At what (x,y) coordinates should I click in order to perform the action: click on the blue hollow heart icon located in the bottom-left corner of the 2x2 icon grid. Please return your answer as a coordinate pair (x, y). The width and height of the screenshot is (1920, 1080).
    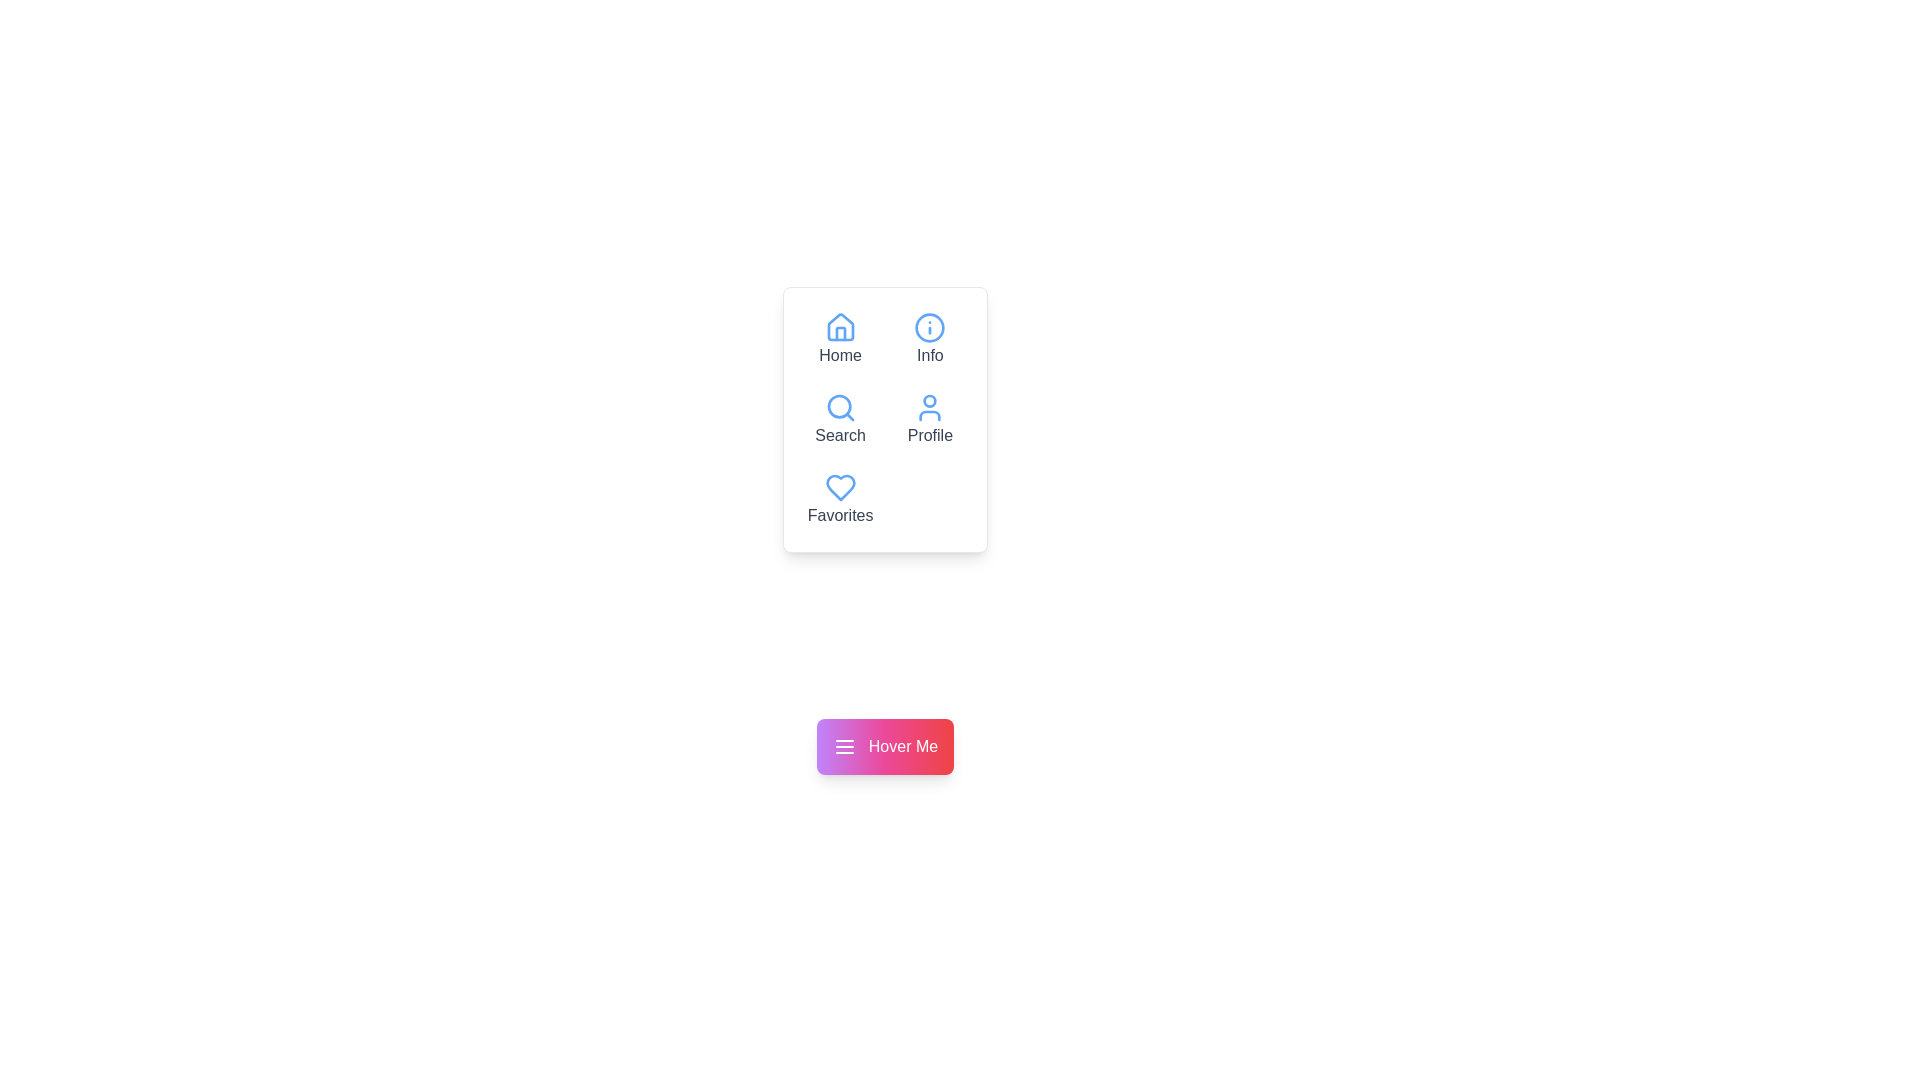
    Looking at the image, I should click on (840, 488).